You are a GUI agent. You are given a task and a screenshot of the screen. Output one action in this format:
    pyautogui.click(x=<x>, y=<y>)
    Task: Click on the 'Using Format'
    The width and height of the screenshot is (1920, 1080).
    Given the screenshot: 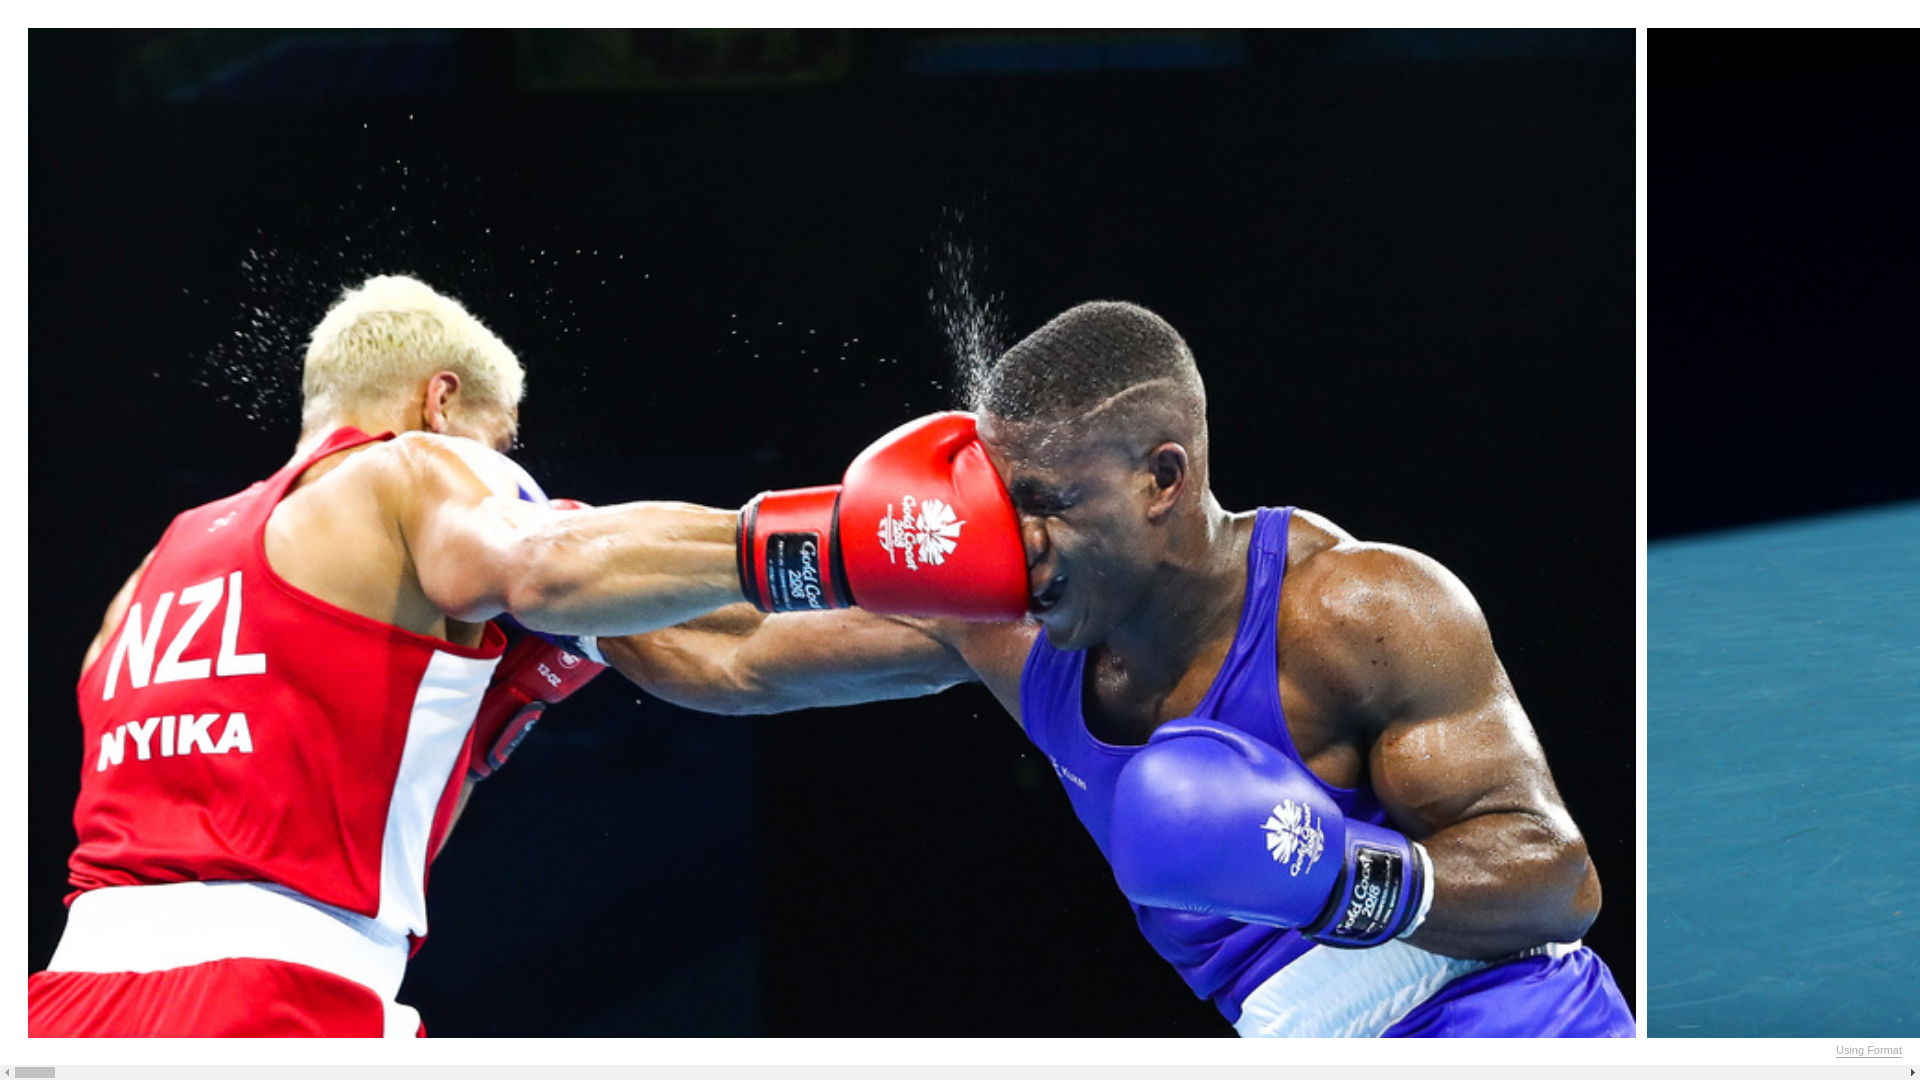 What is the action you would take?
    pyautogui.click(x=1867, y=1049)
    